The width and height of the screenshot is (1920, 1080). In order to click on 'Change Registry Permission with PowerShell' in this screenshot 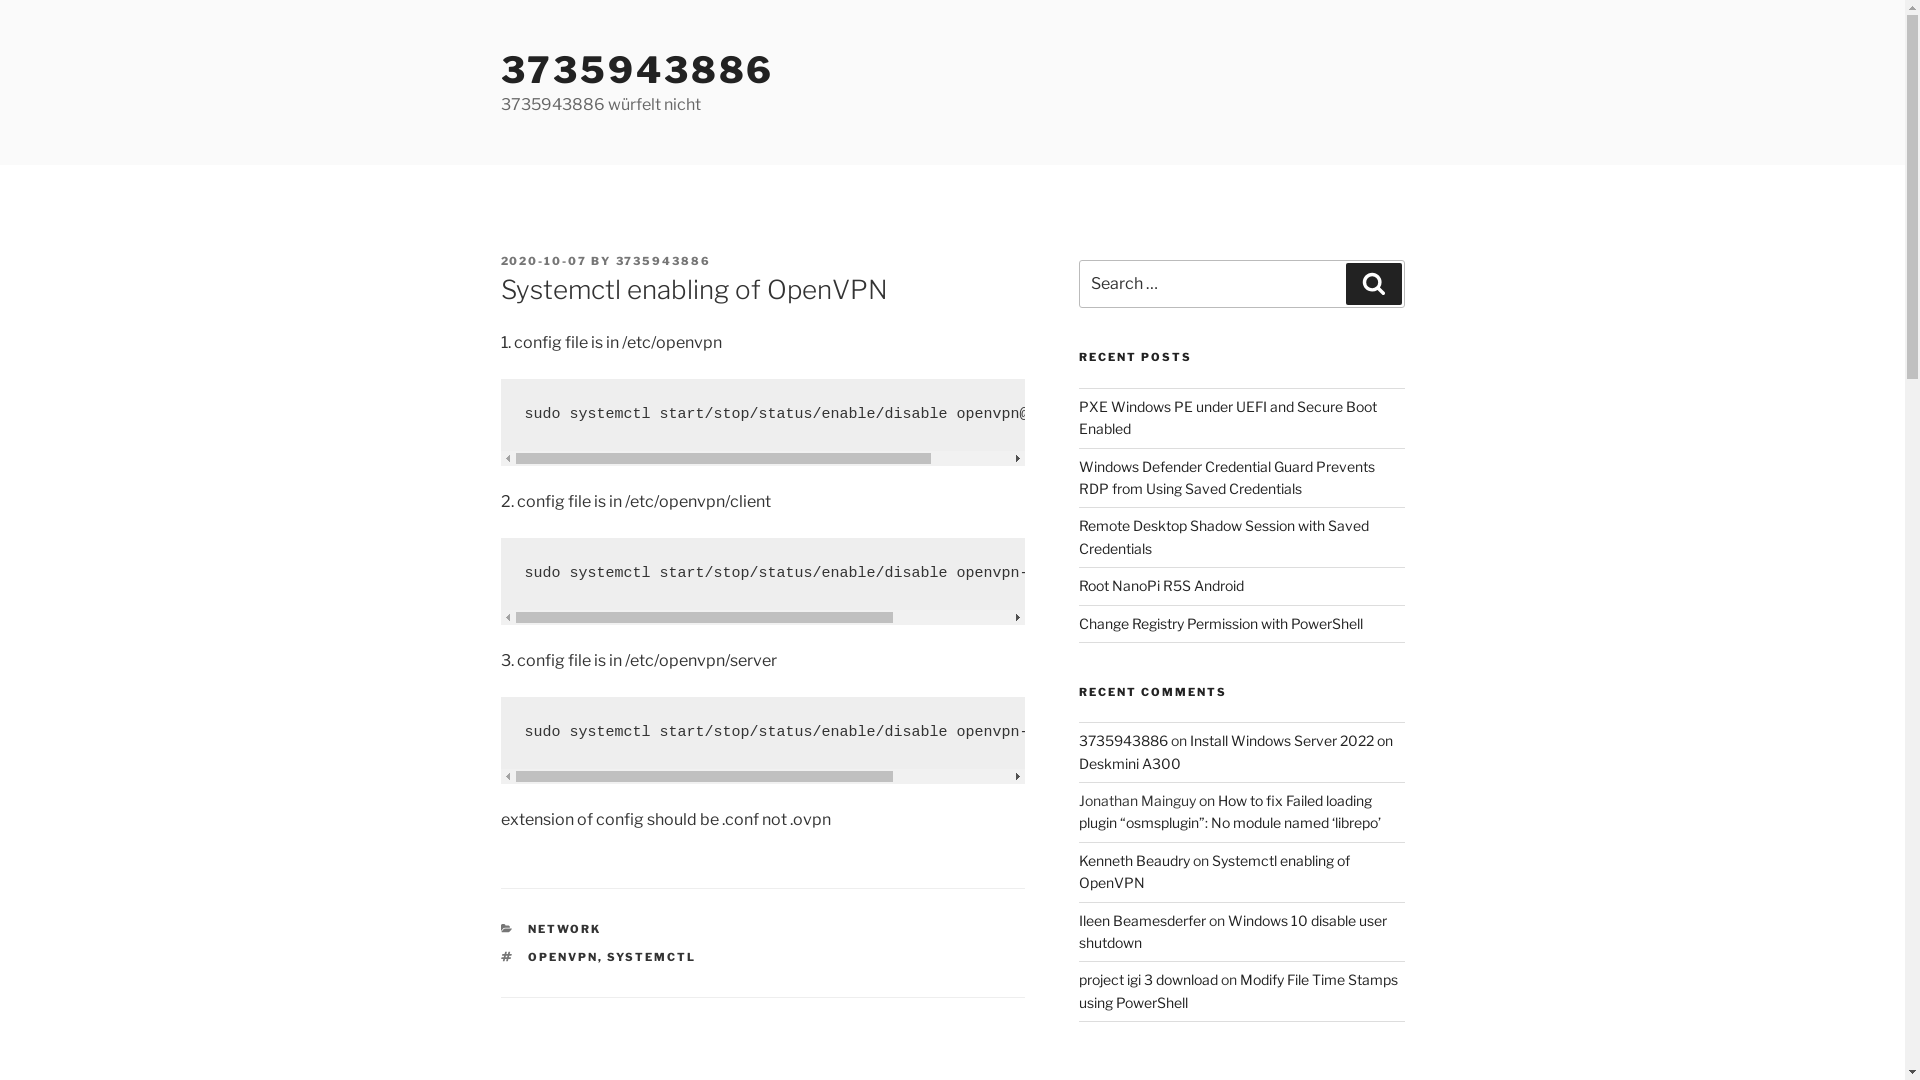, I will do `click(1078, 621)`.